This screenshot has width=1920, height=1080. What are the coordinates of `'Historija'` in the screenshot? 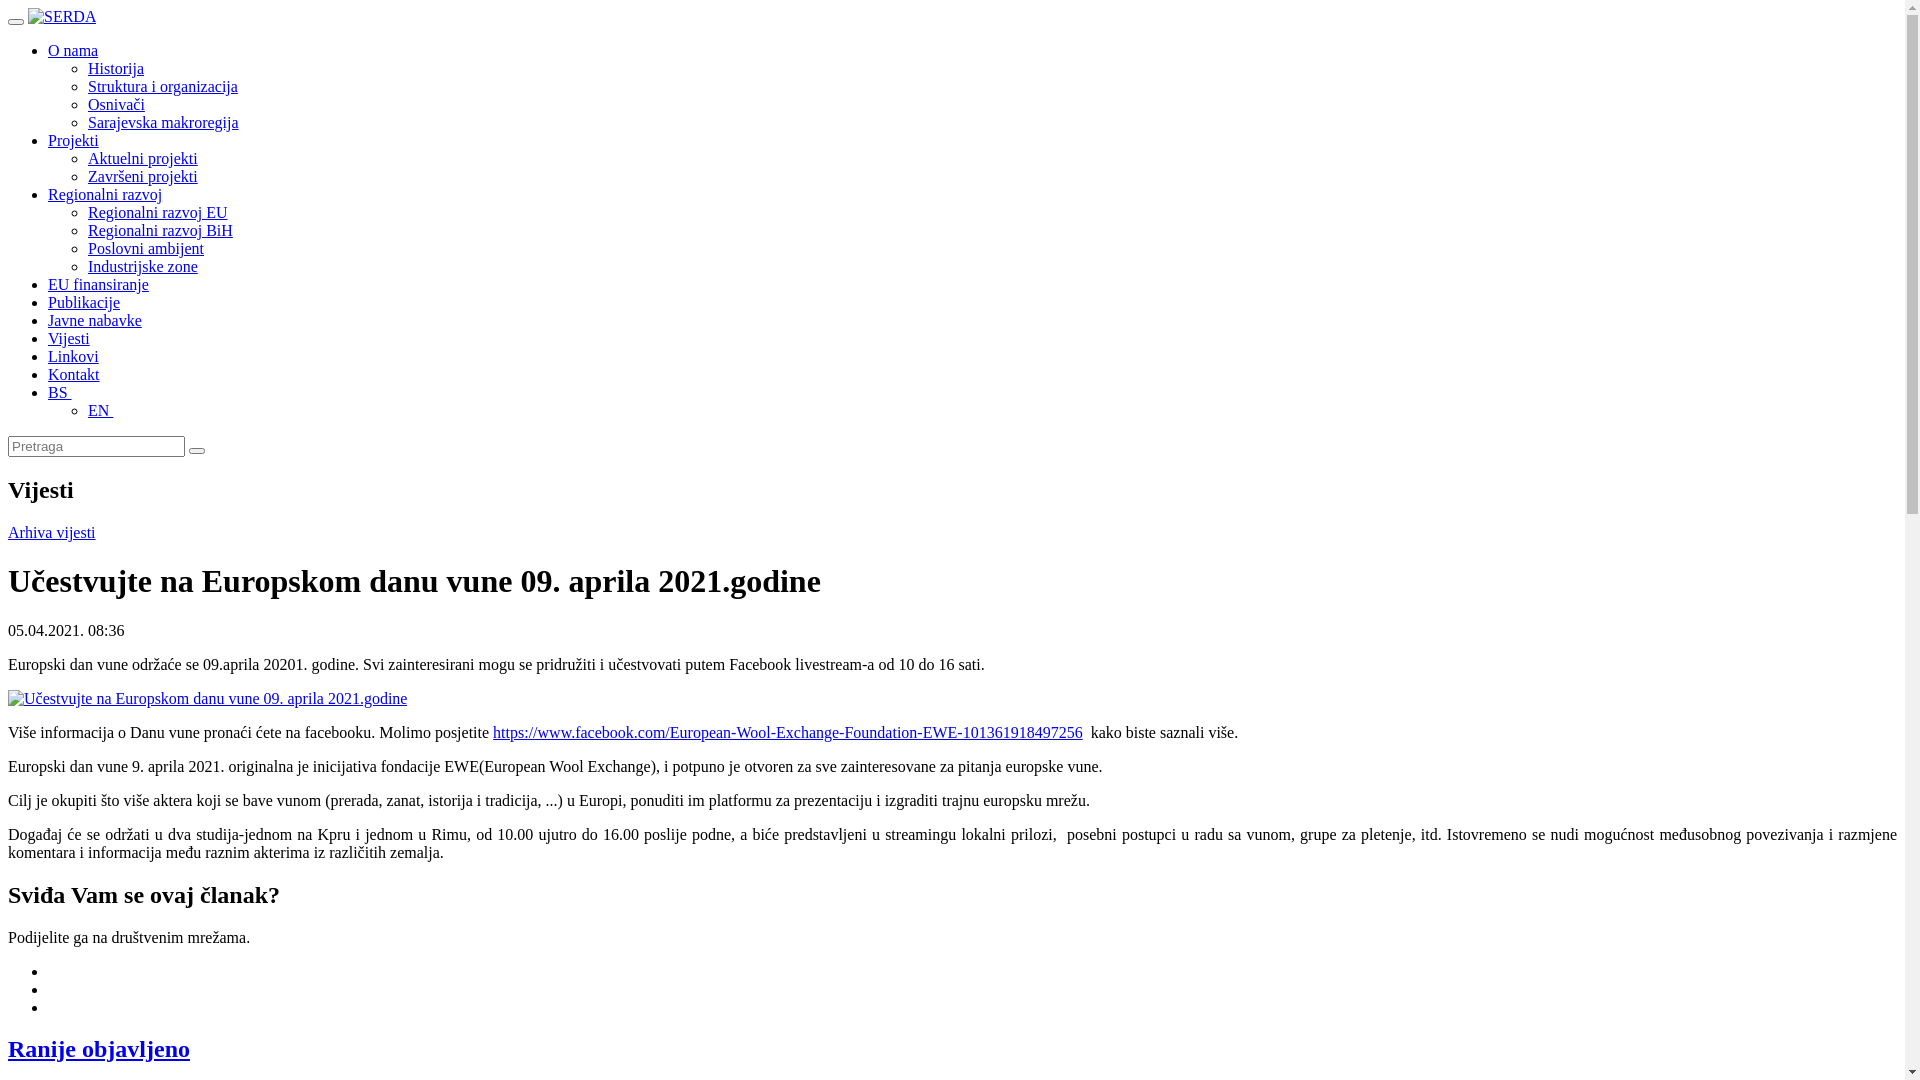 It's located at (114, 67).